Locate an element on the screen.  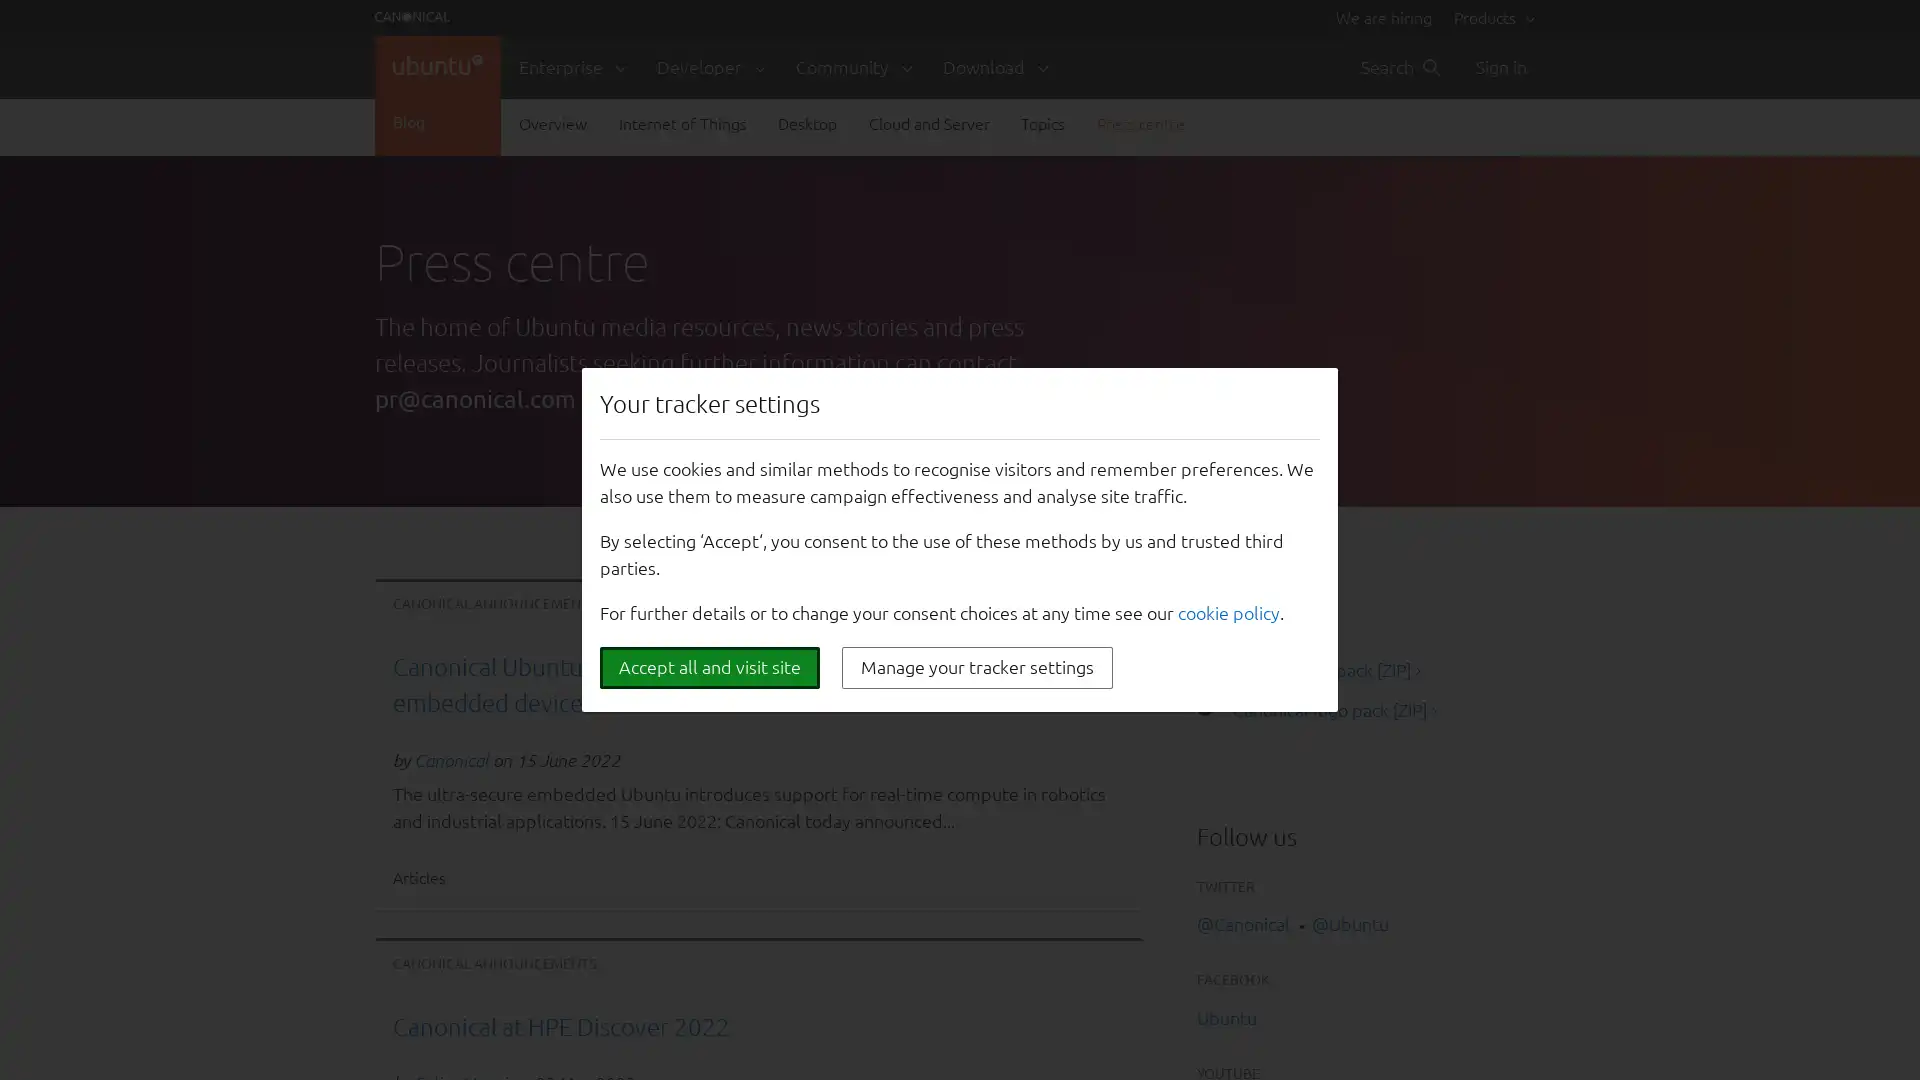
Manage your tracker settings is located at coordinates (977, 667).